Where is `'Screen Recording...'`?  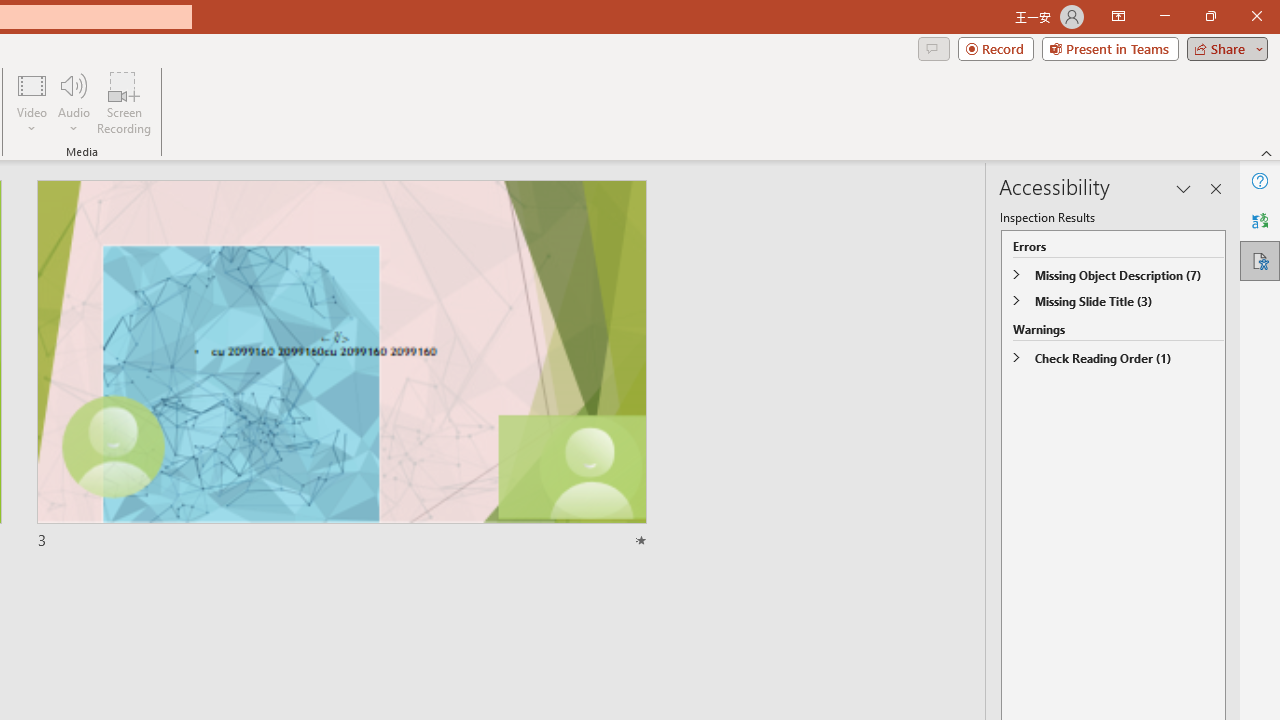 'Screen Recording...' is located at coordinates (123, 103).